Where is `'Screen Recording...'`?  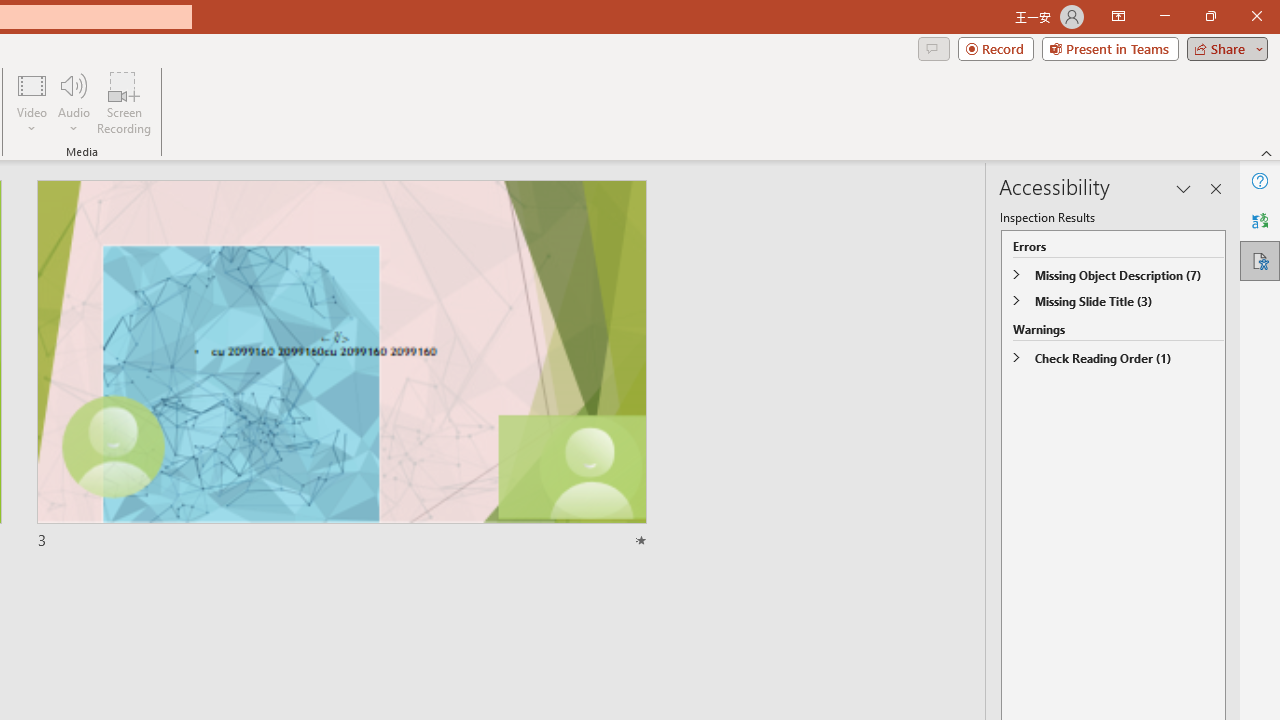 'Screen Recording...' is located at coordinates (123, 103).